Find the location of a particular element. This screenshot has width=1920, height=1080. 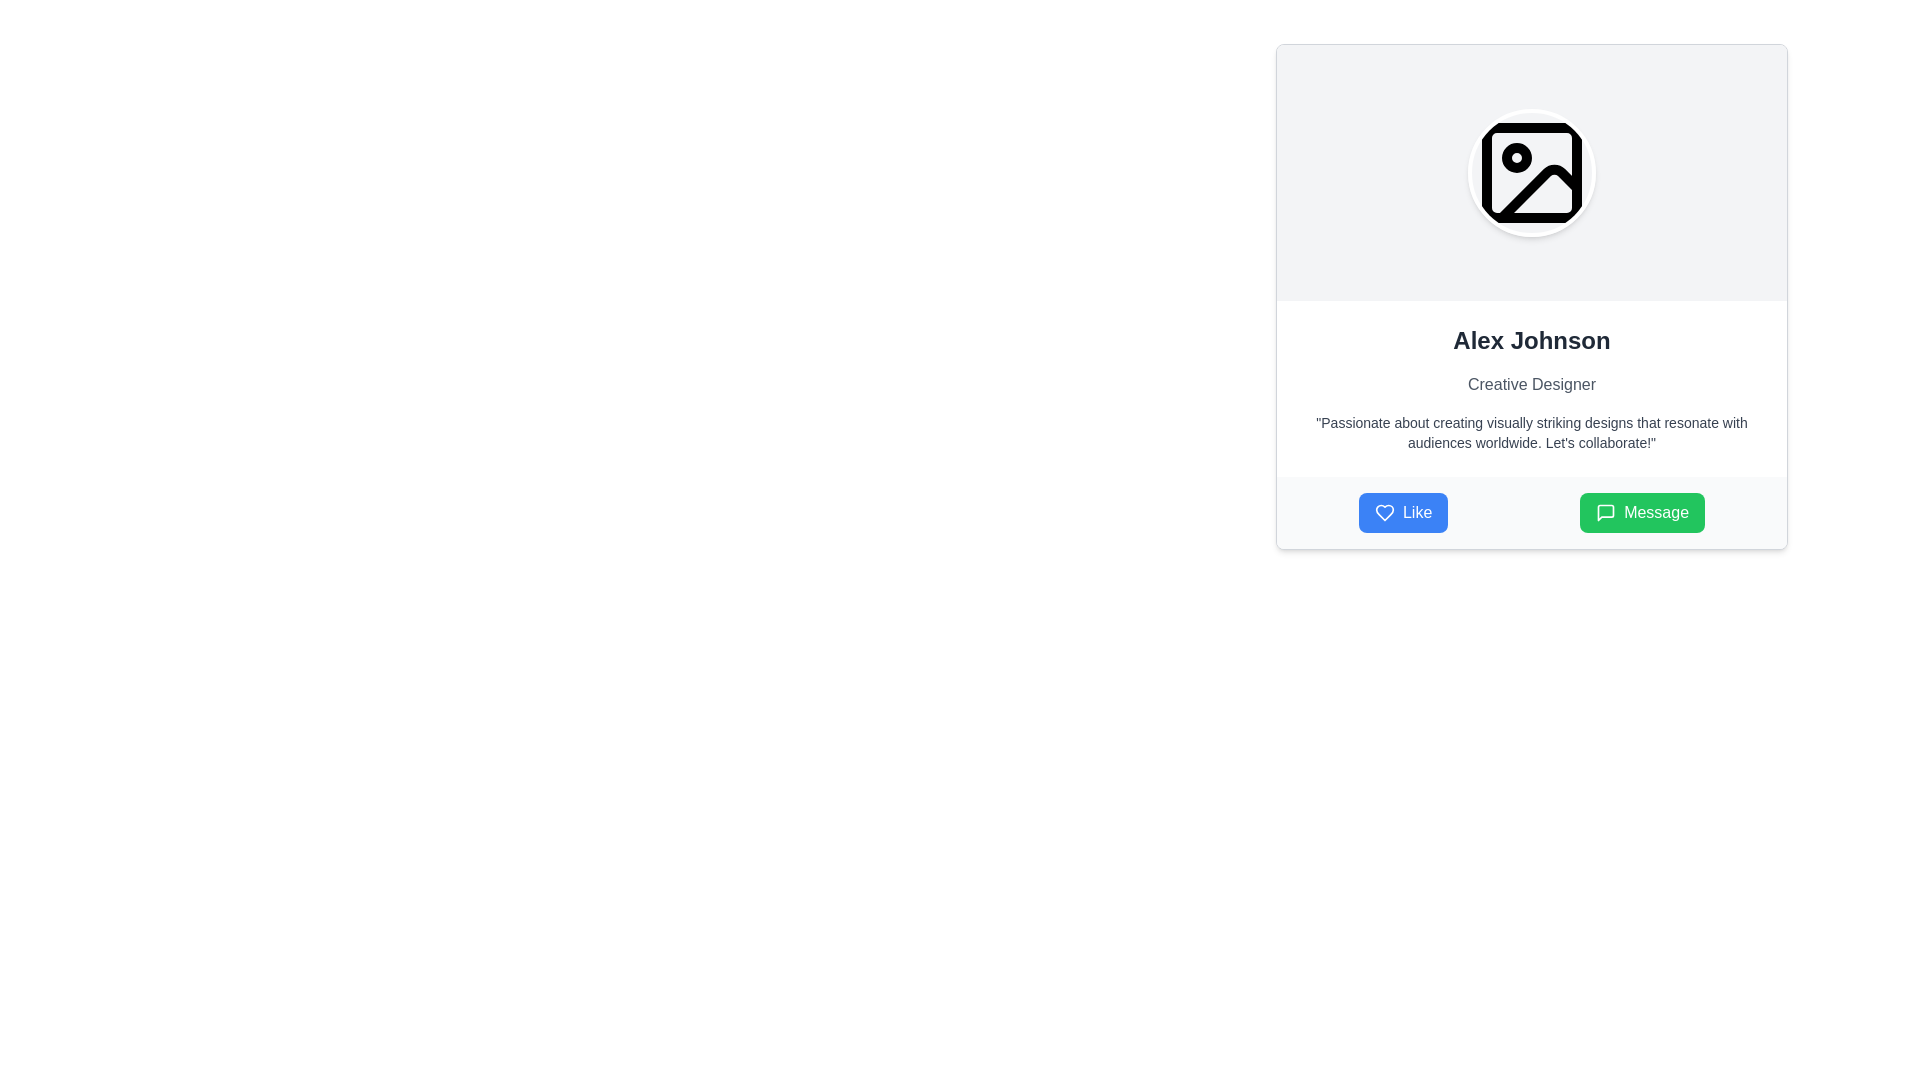

the static text element that reads 'Creative Designer', which is styled in light gray and positioned centrally within the profile card, directly below 'Alex Johnson' is located at coordinates (1530, 385).